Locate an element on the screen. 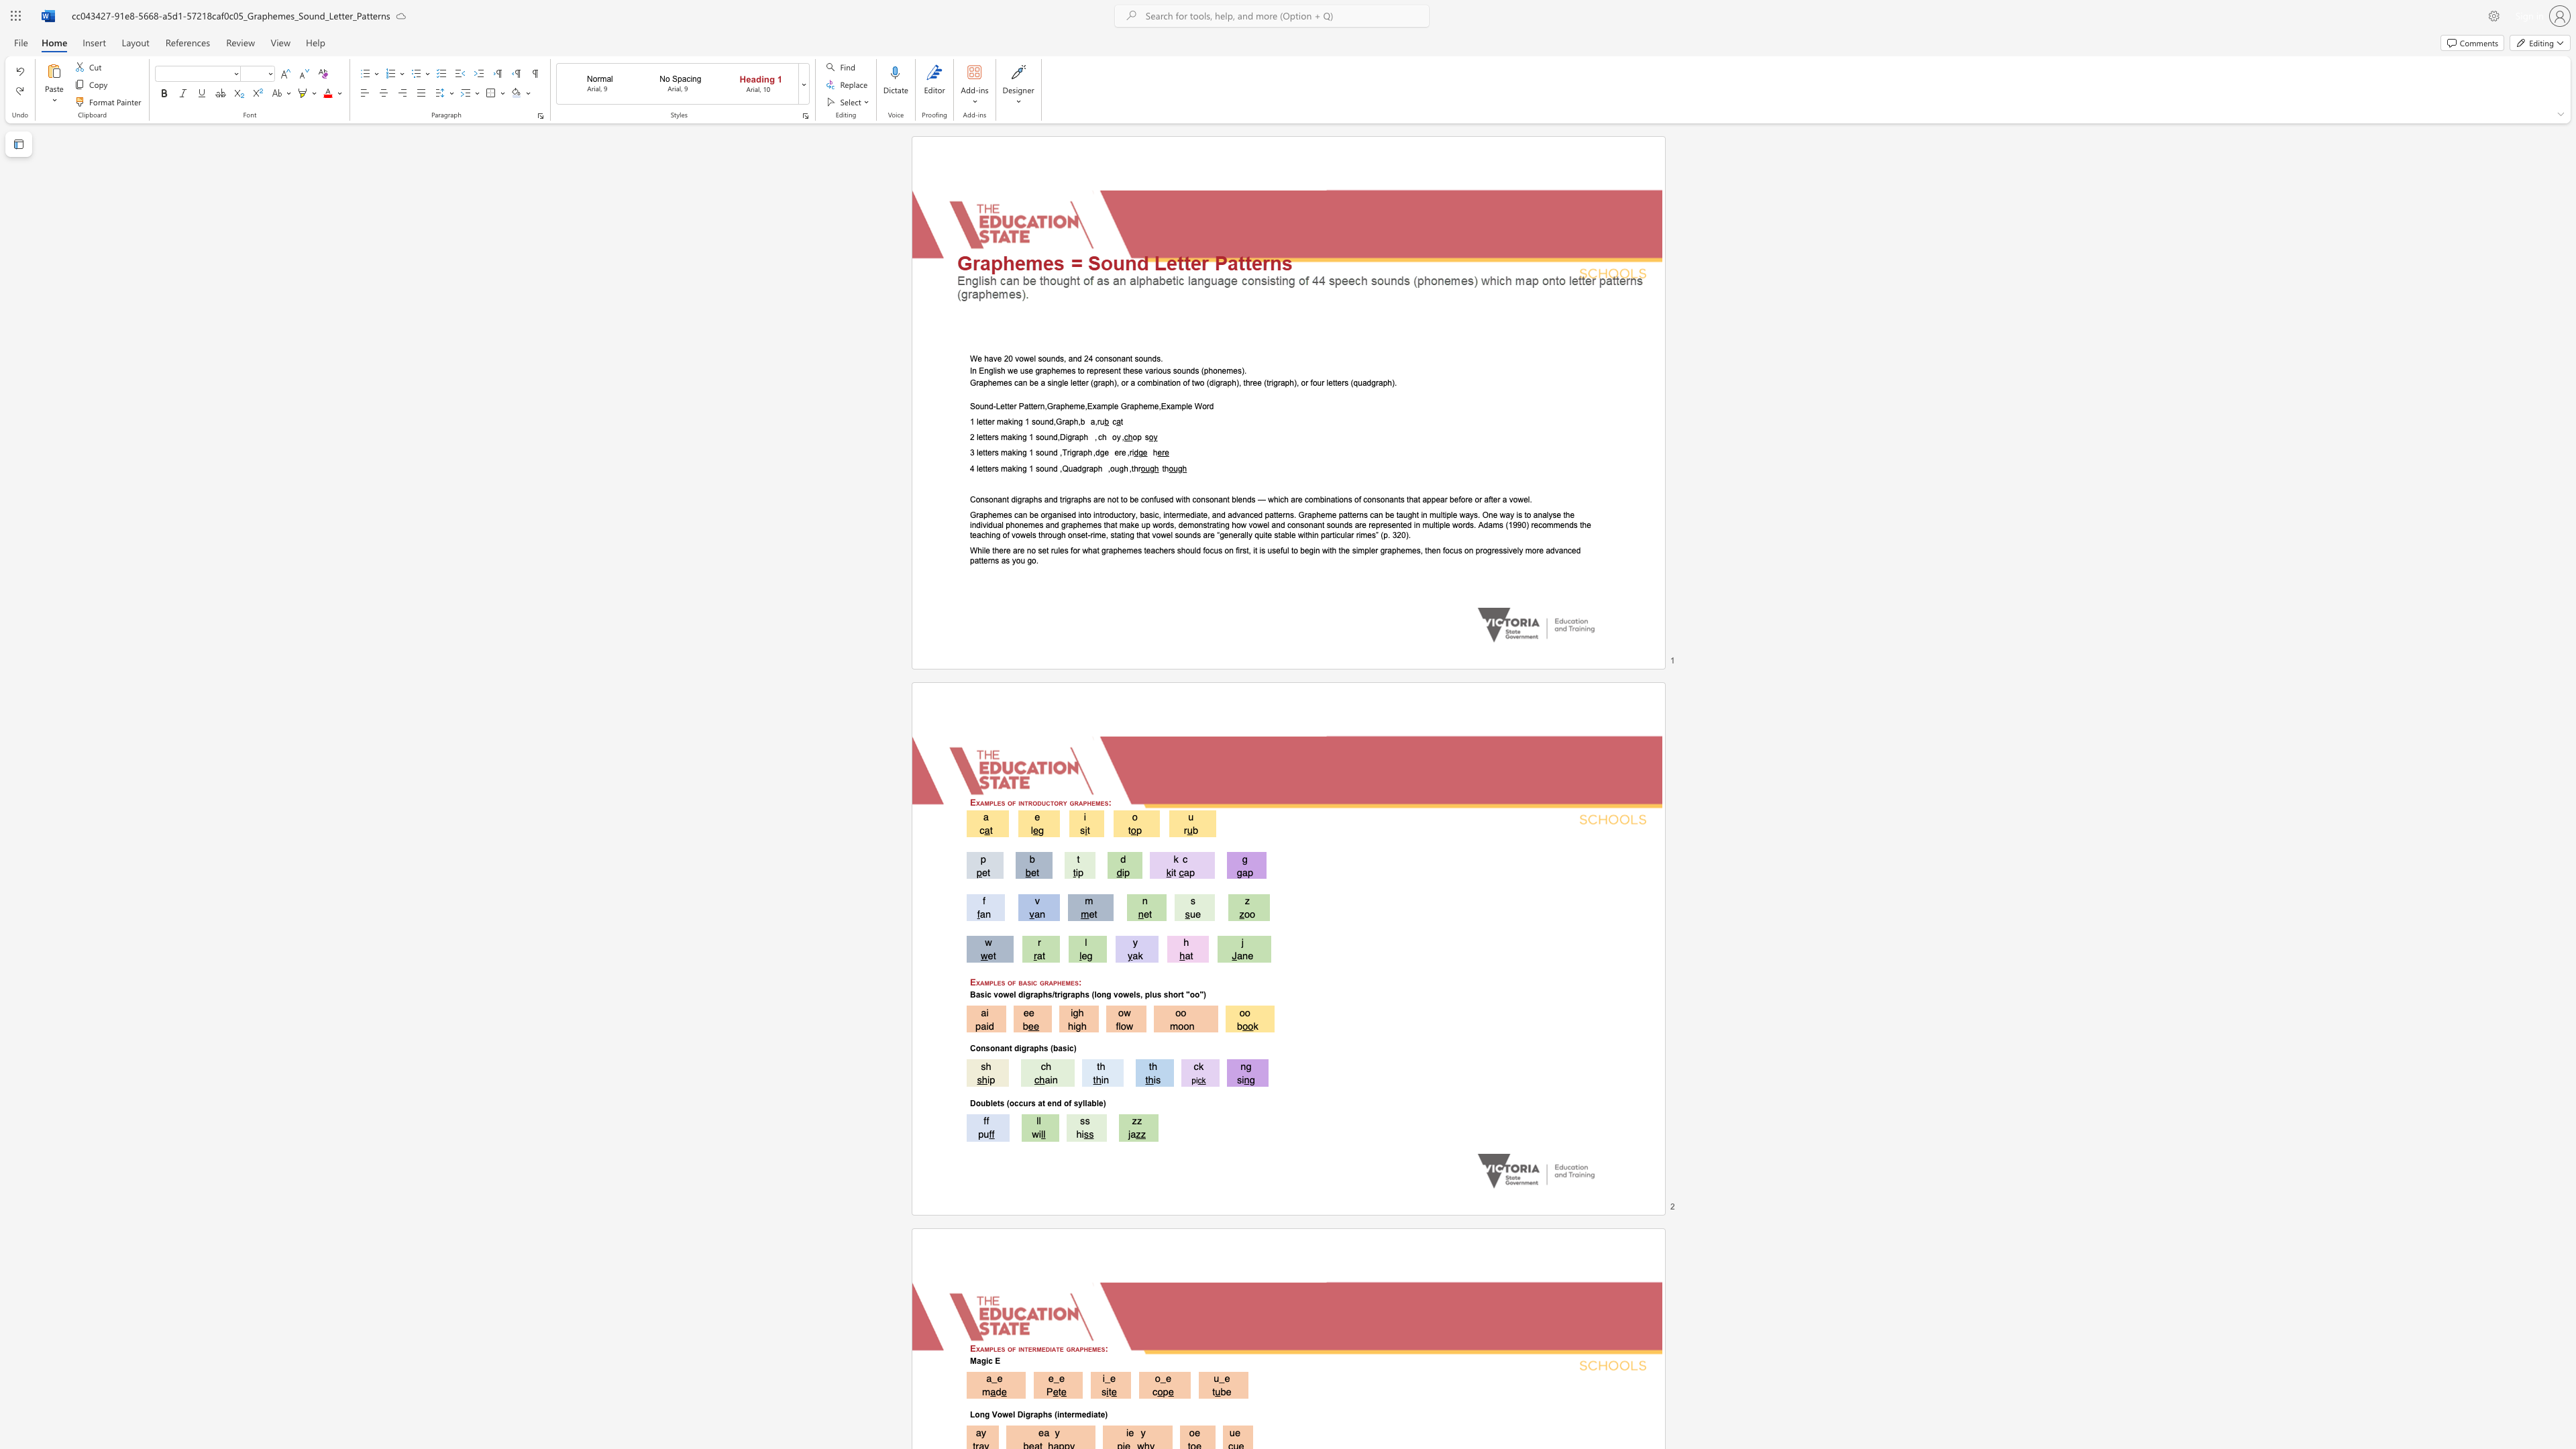  the space between the continuous character "o" and "f" in the text is located at coordinates (1011, 802).